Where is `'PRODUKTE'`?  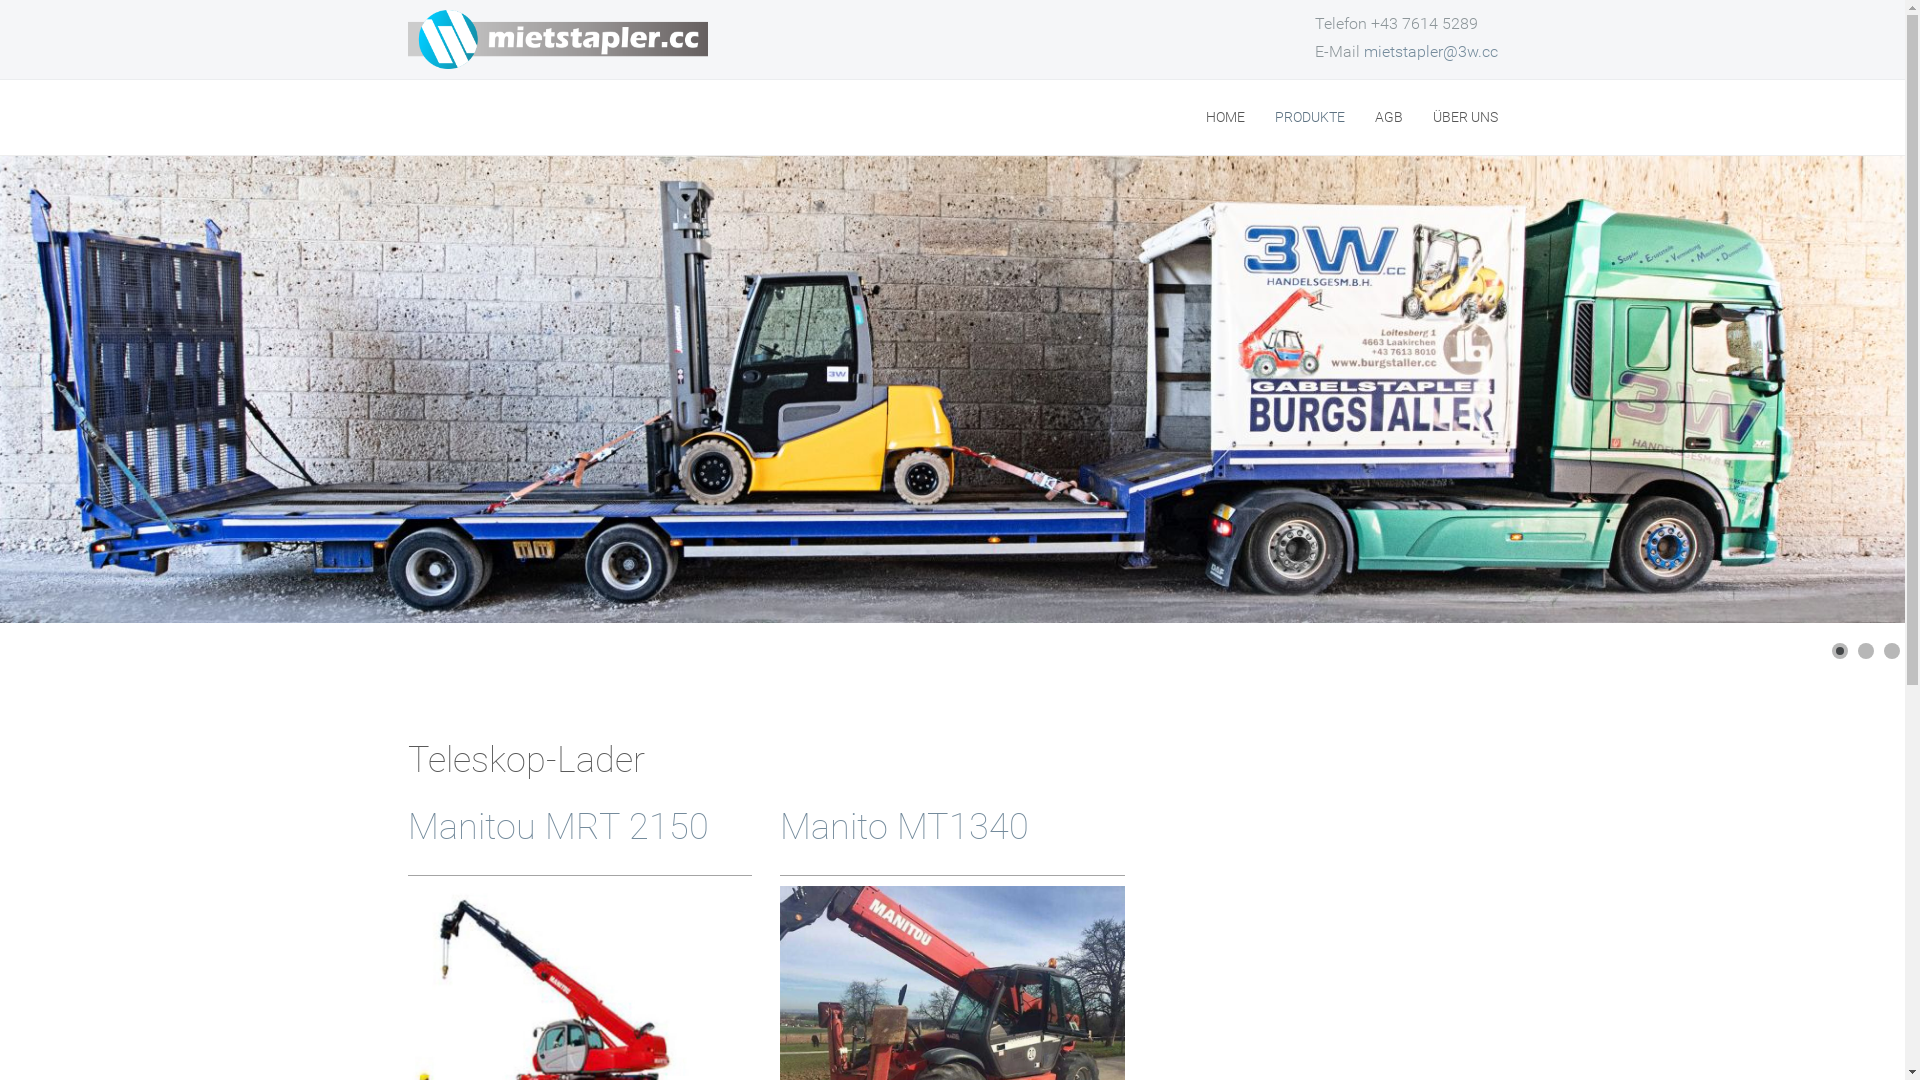 'PRODUKTE' is located at coordinates (1309, 117).